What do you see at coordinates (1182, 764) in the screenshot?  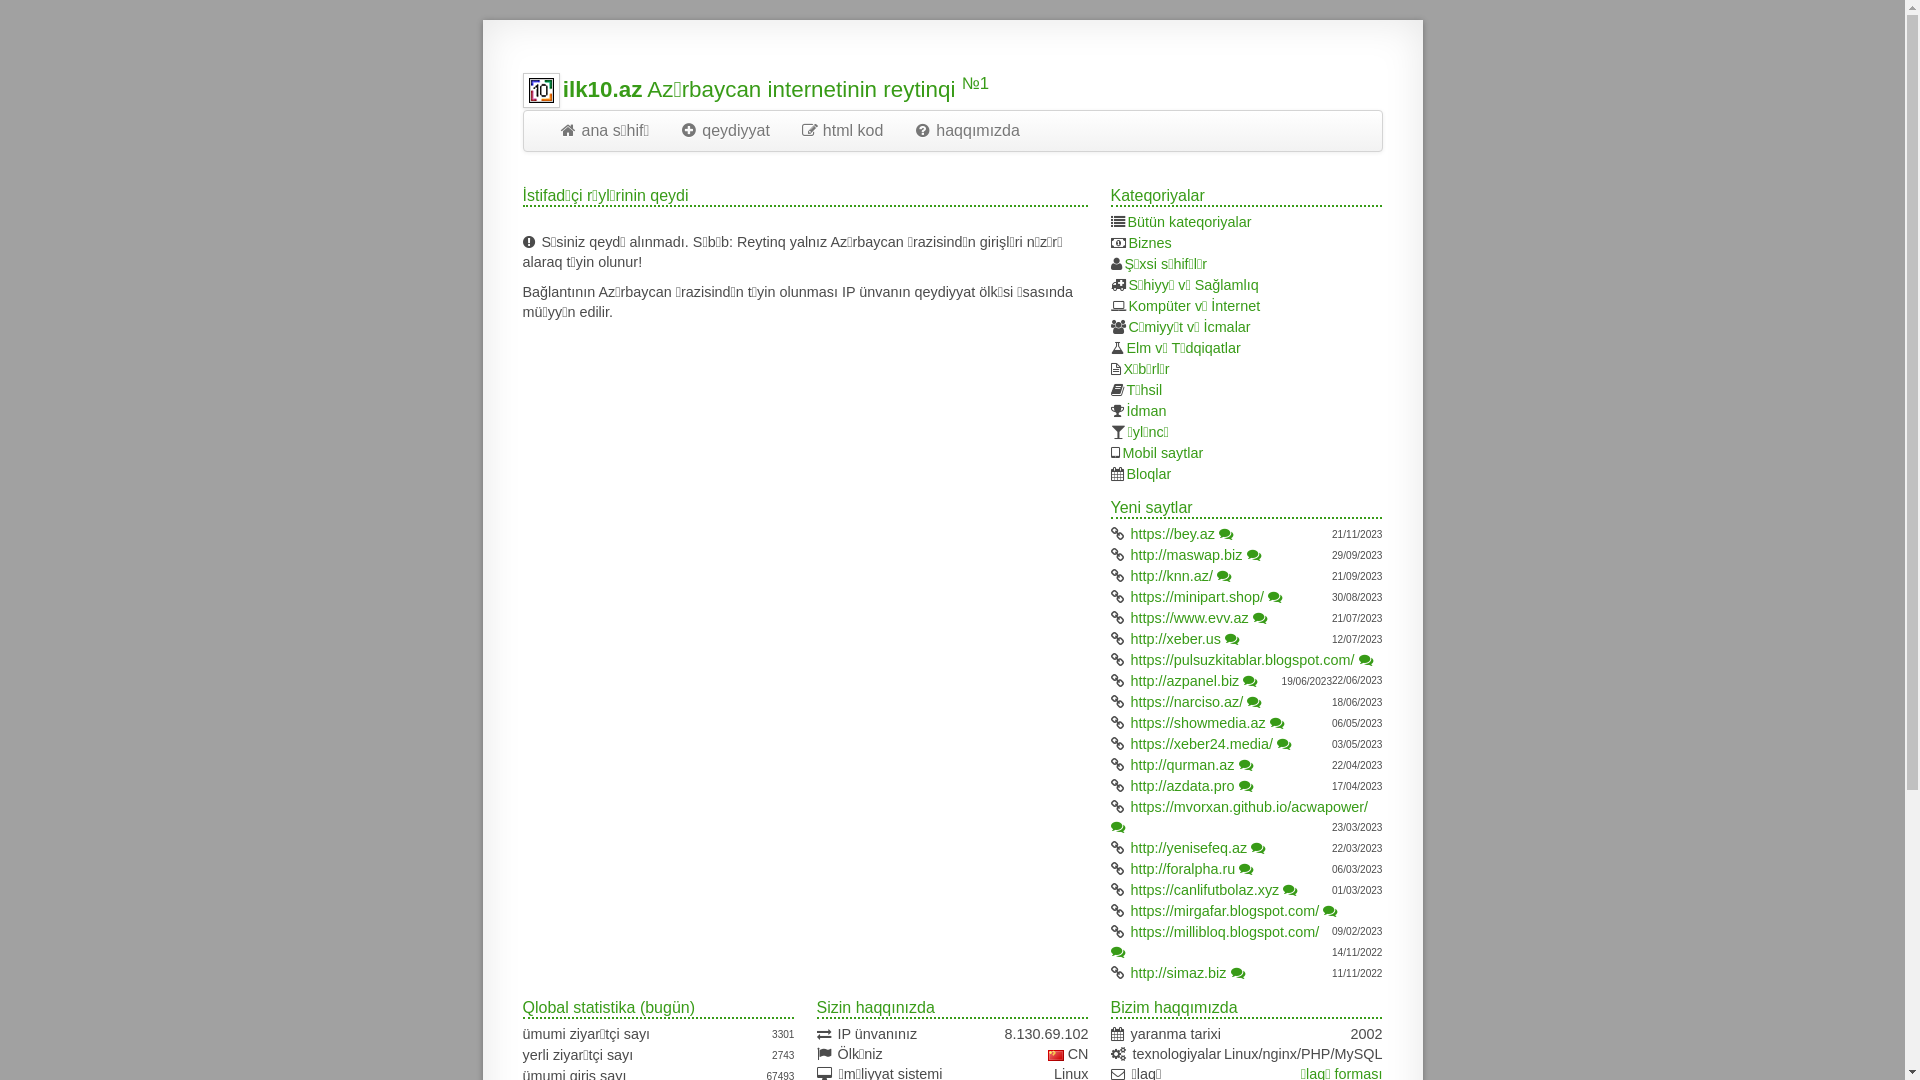 I see `'http://qurman.az'` at bounding box center [1182, 764].